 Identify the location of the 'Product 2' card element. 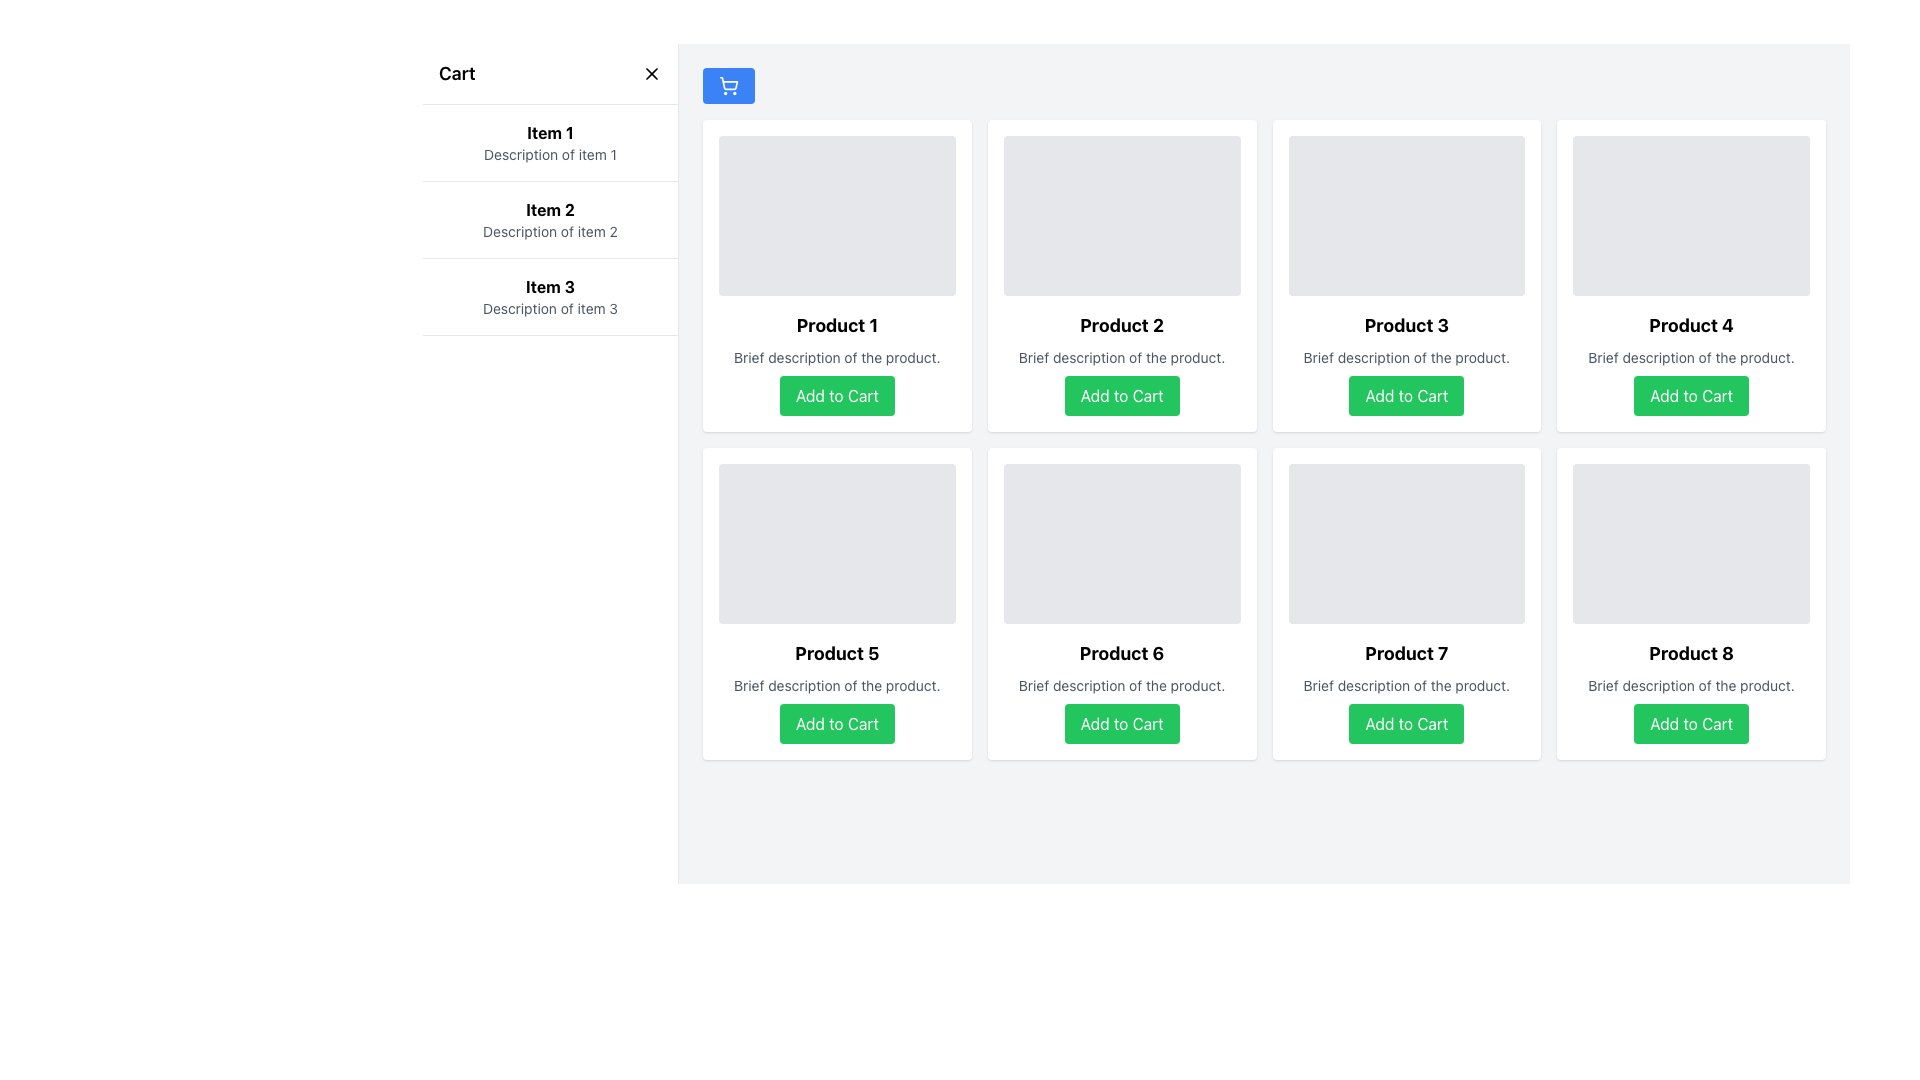
(1122, 276).